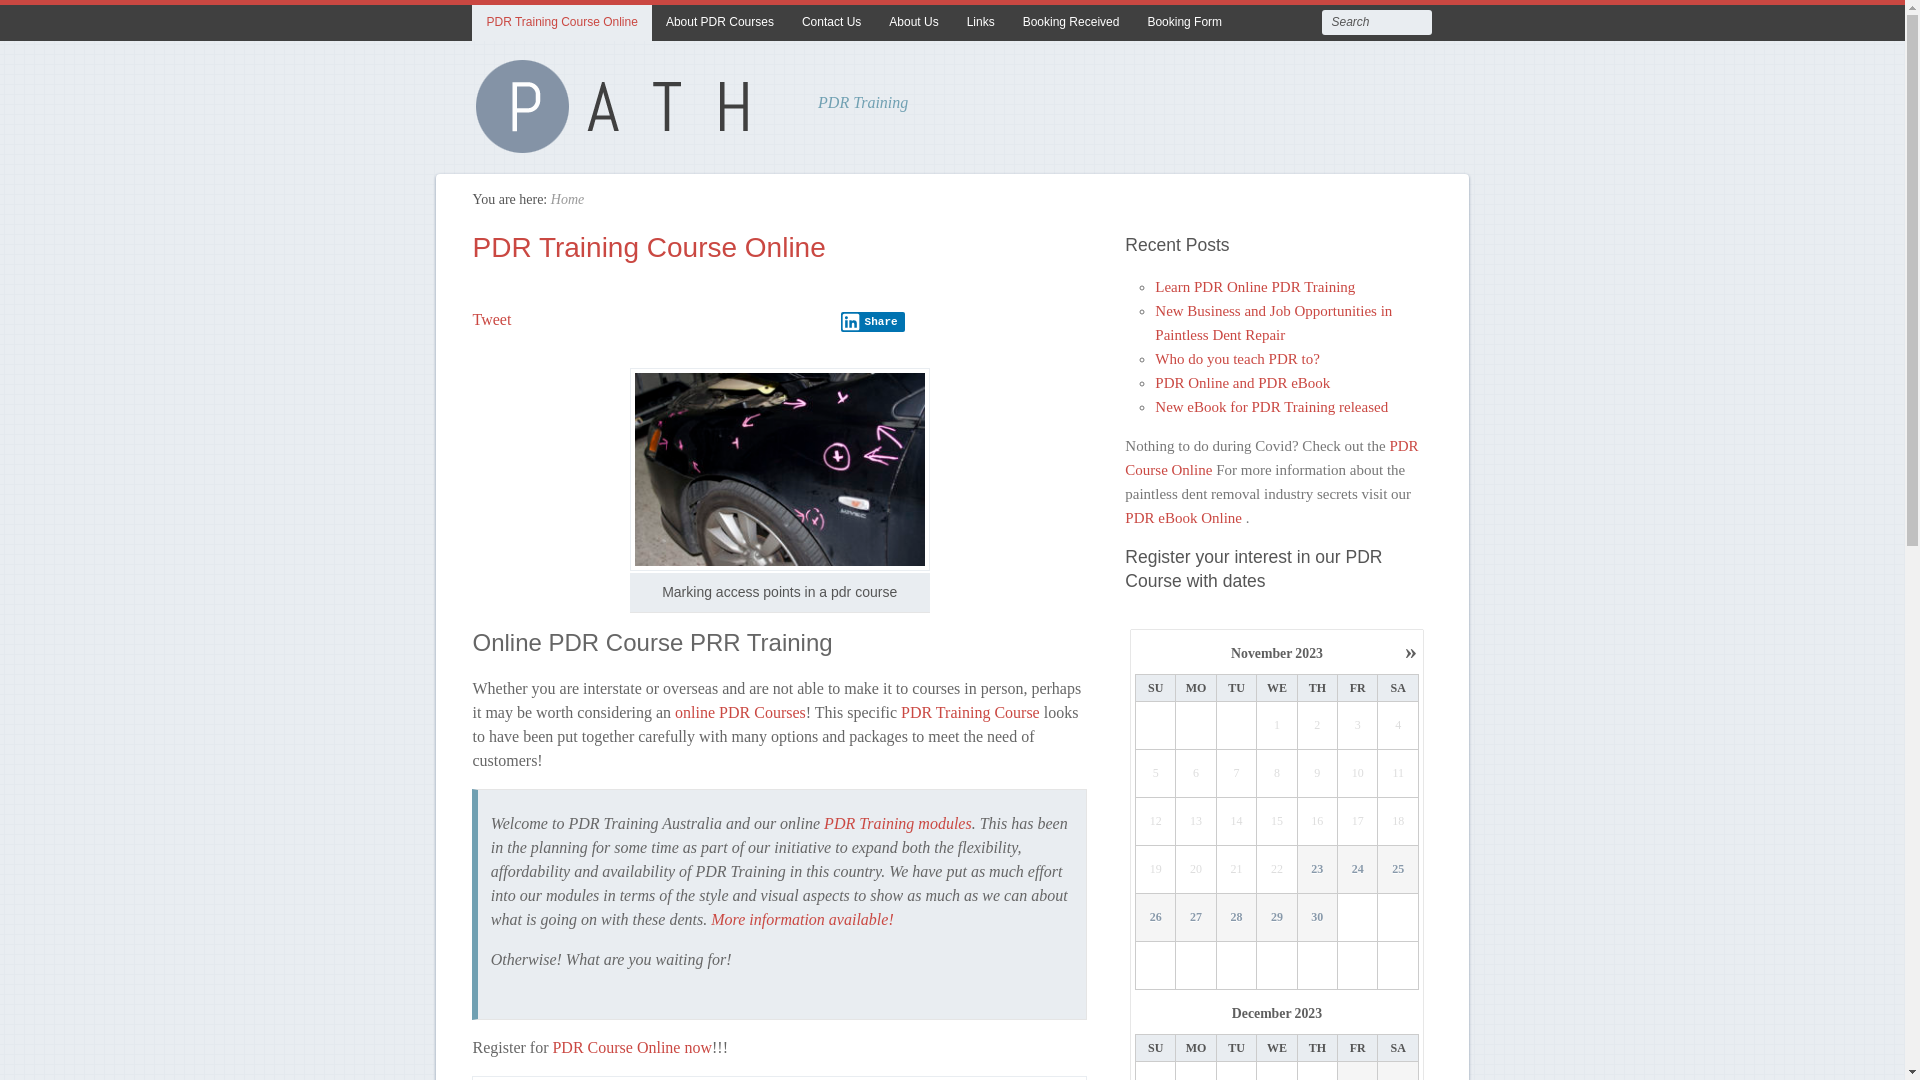 This screenshot has height=1080, width=1920. What do you see at coordinates (1318, 725) in the screenshot?
I see `'2'` at bounding box center [1318, 725].